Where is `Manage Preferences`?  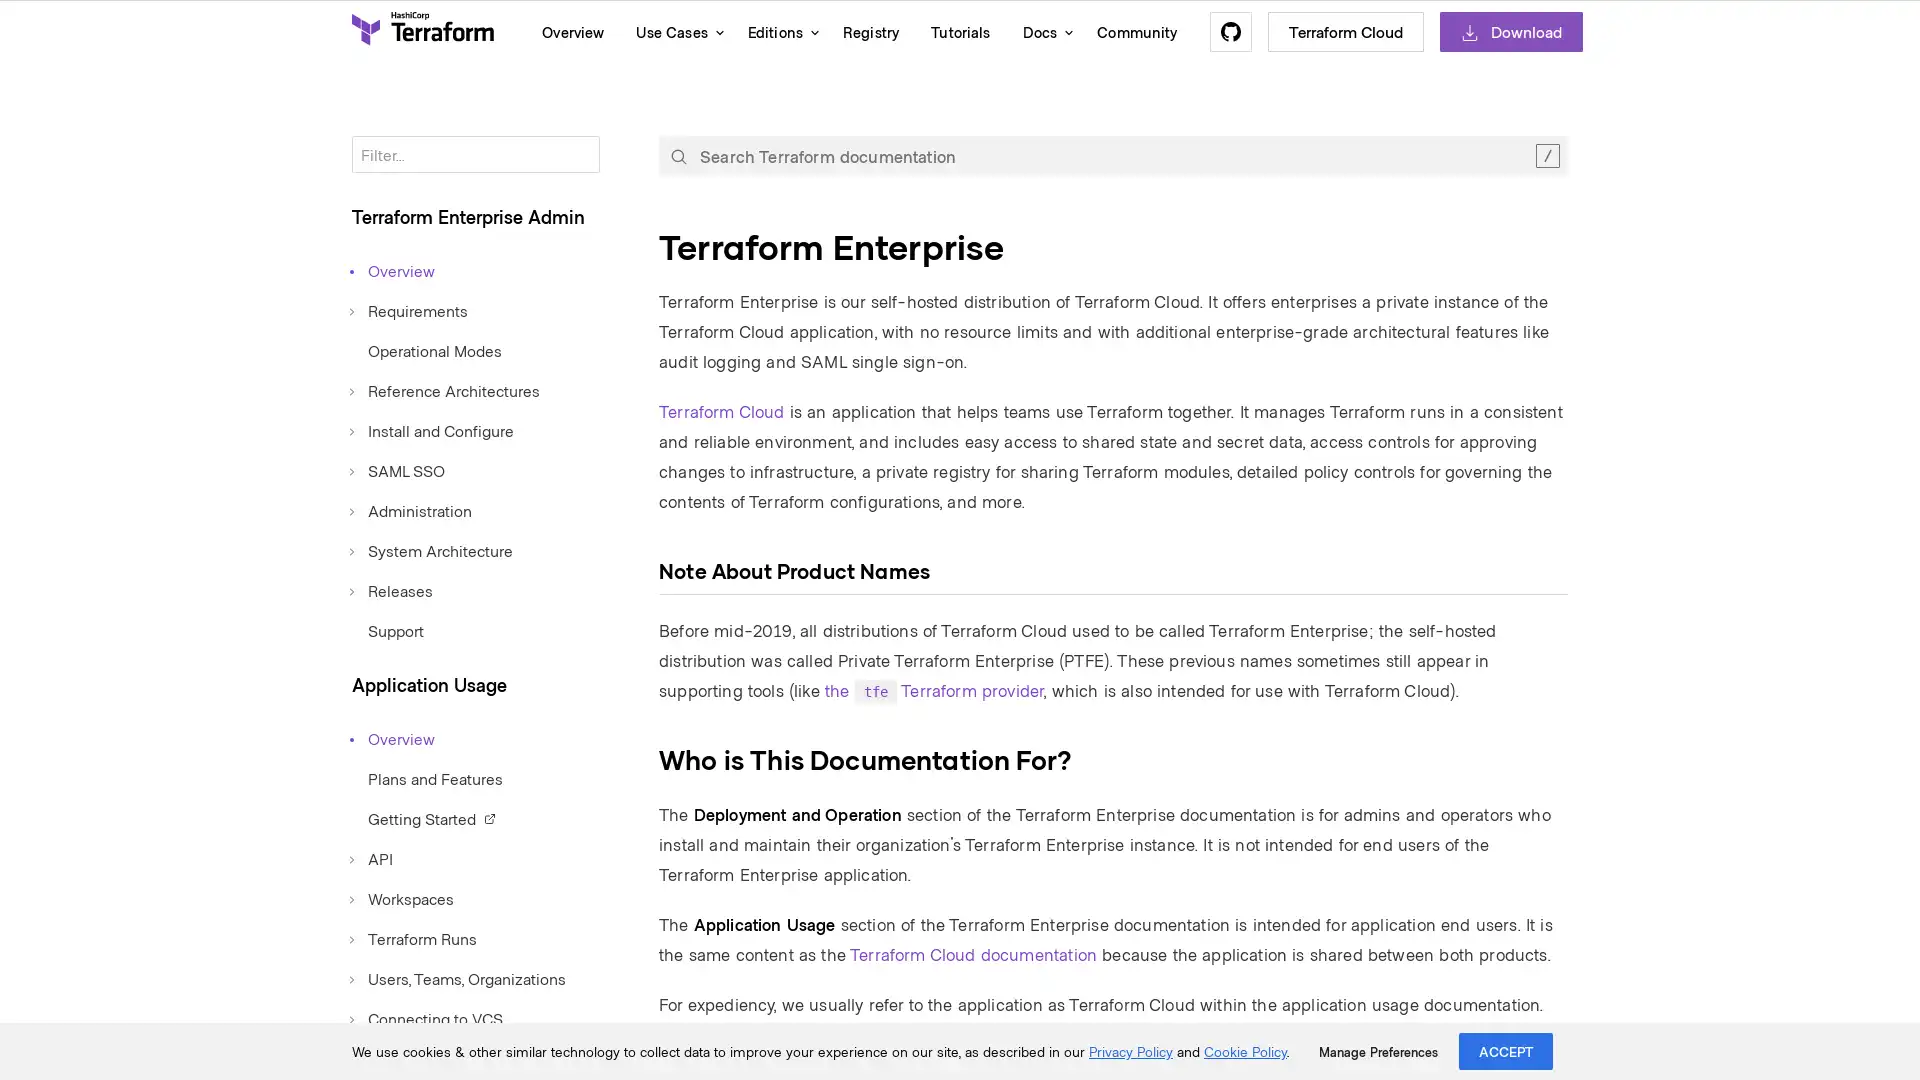 Manage Preferences is located at coordinates (1377, 1051).